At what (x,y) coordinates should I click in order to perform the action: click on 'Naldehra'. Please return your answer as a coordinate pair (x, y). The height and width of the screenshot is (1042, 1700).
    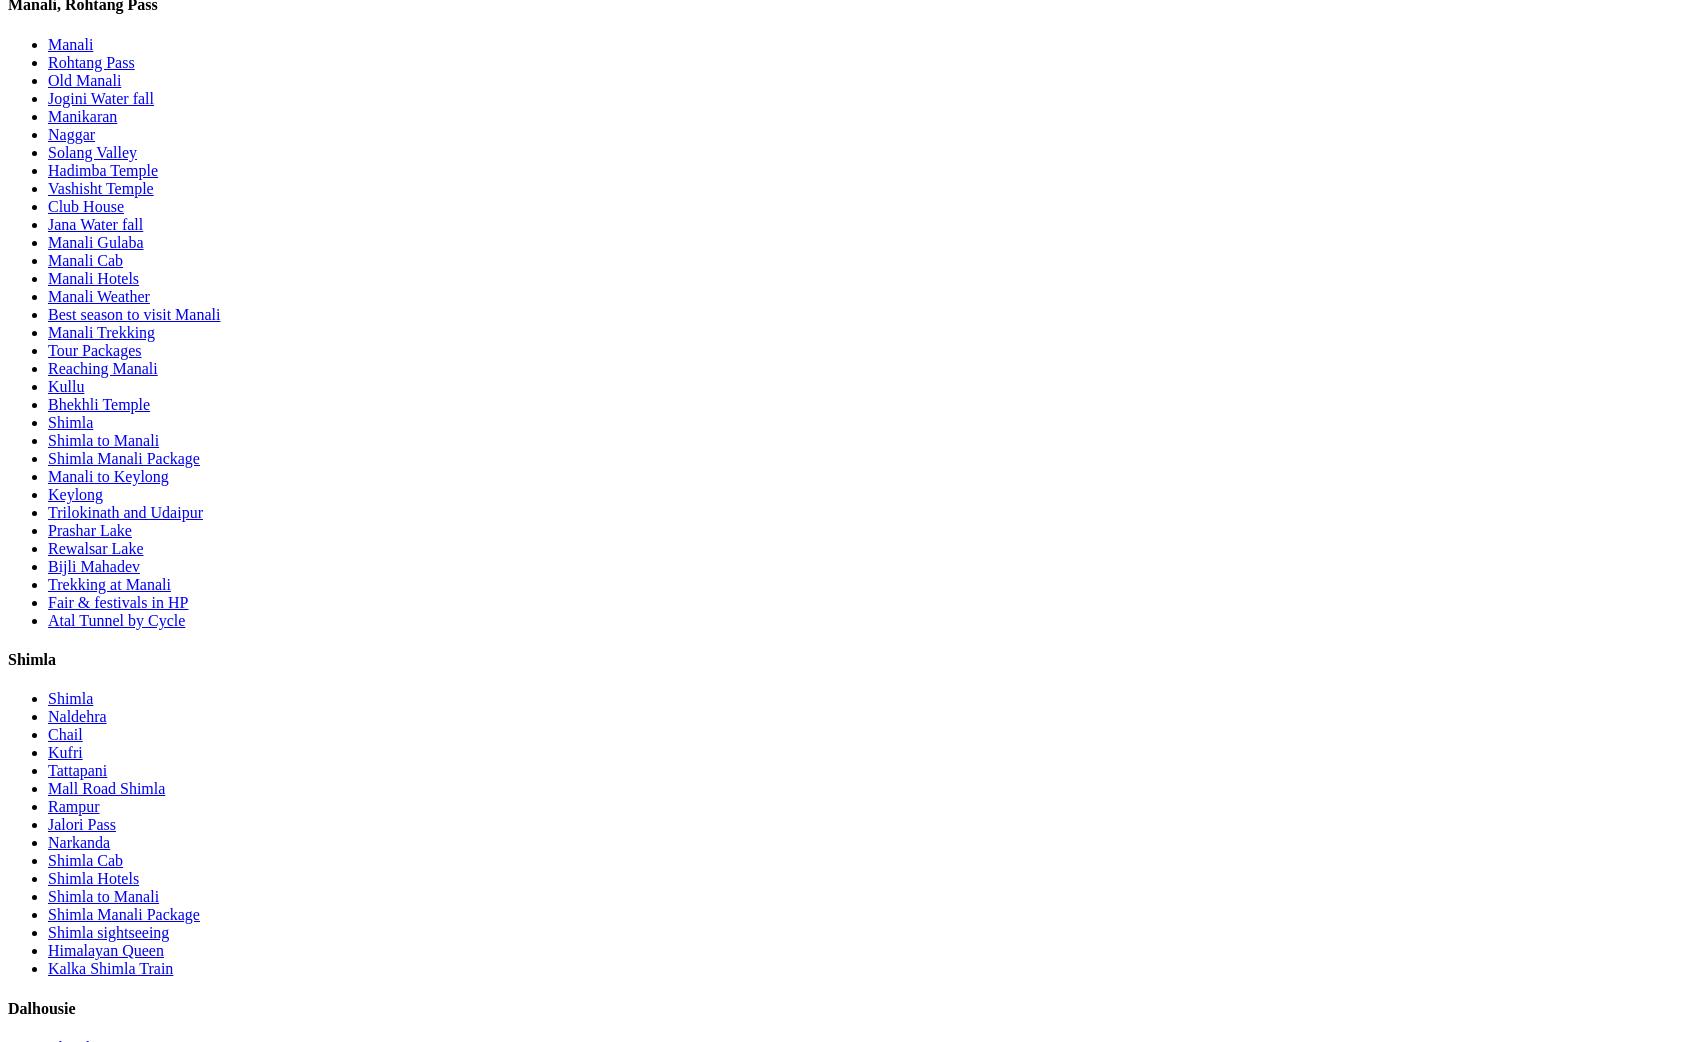
    Looking at the image, I should click on (77, 715).